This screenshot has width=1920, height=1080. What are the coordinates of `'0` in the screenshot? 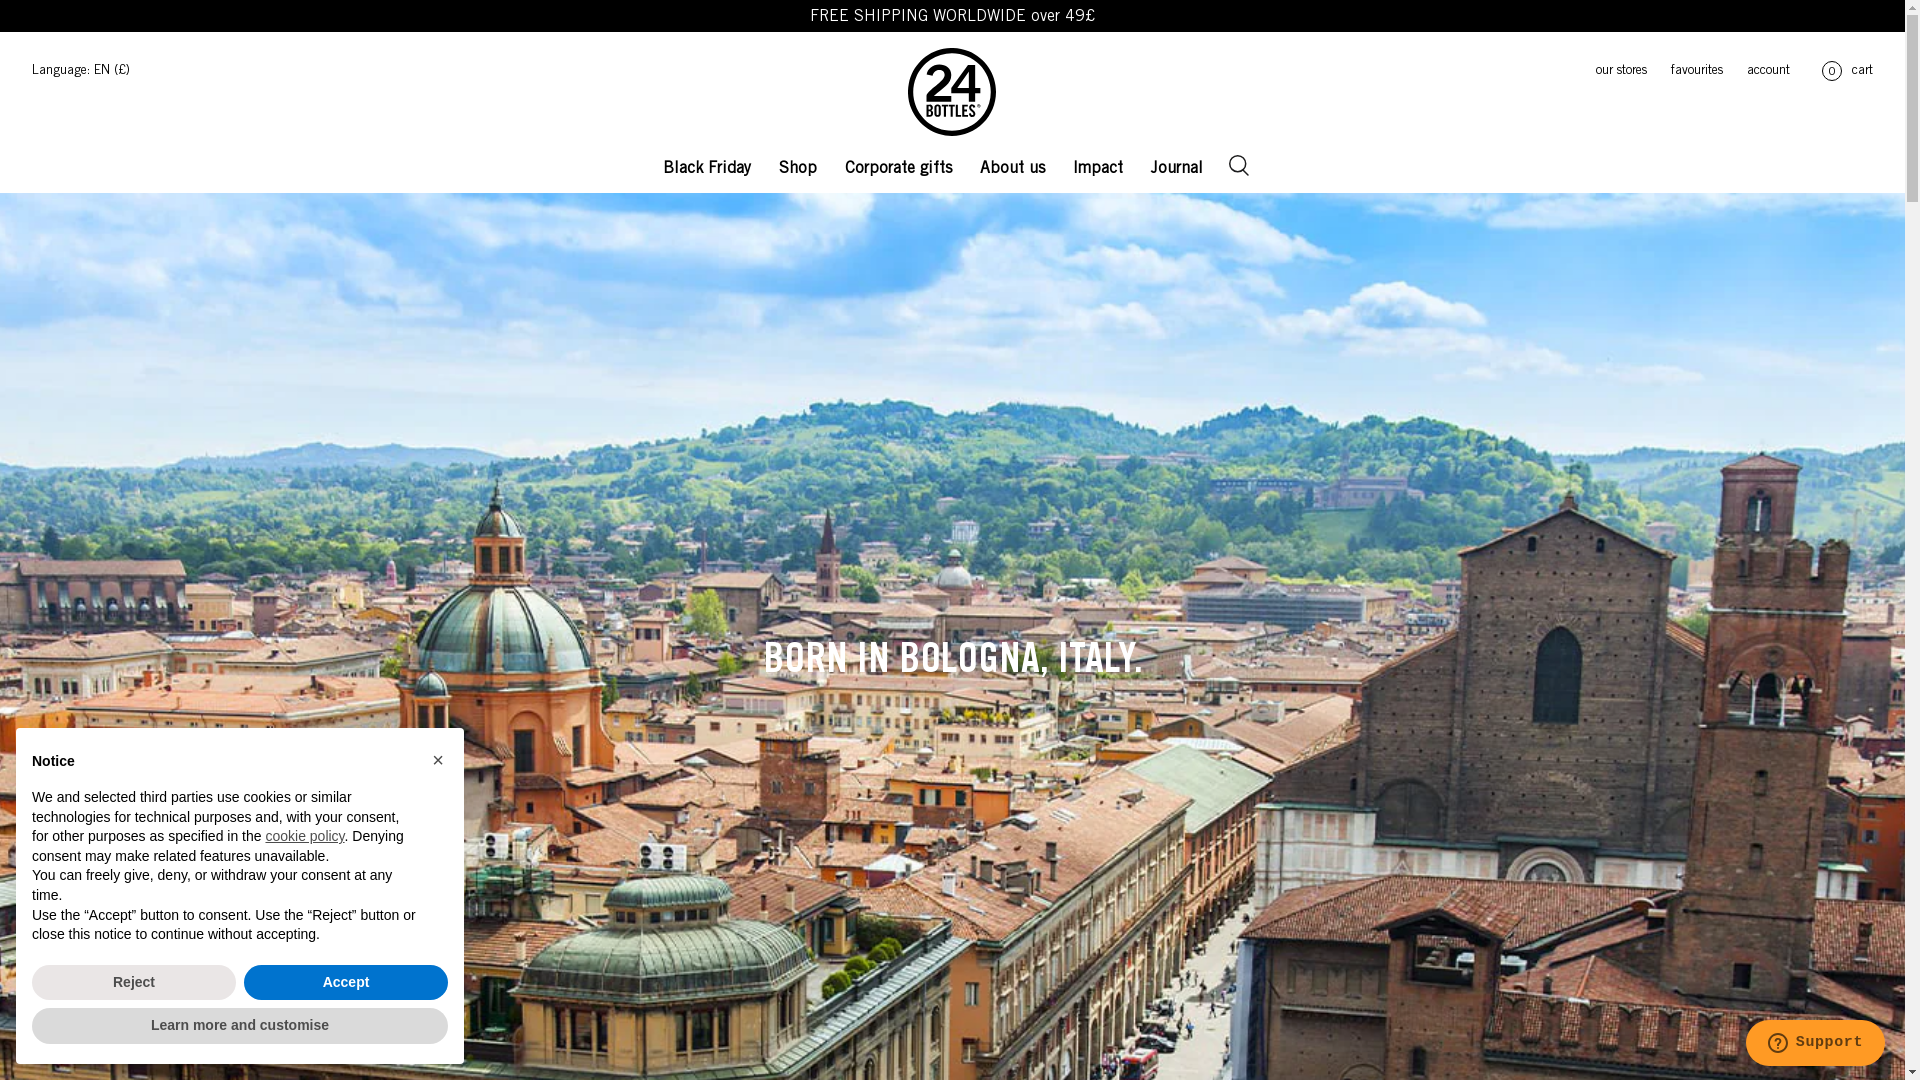 It's located at (1842, 70).